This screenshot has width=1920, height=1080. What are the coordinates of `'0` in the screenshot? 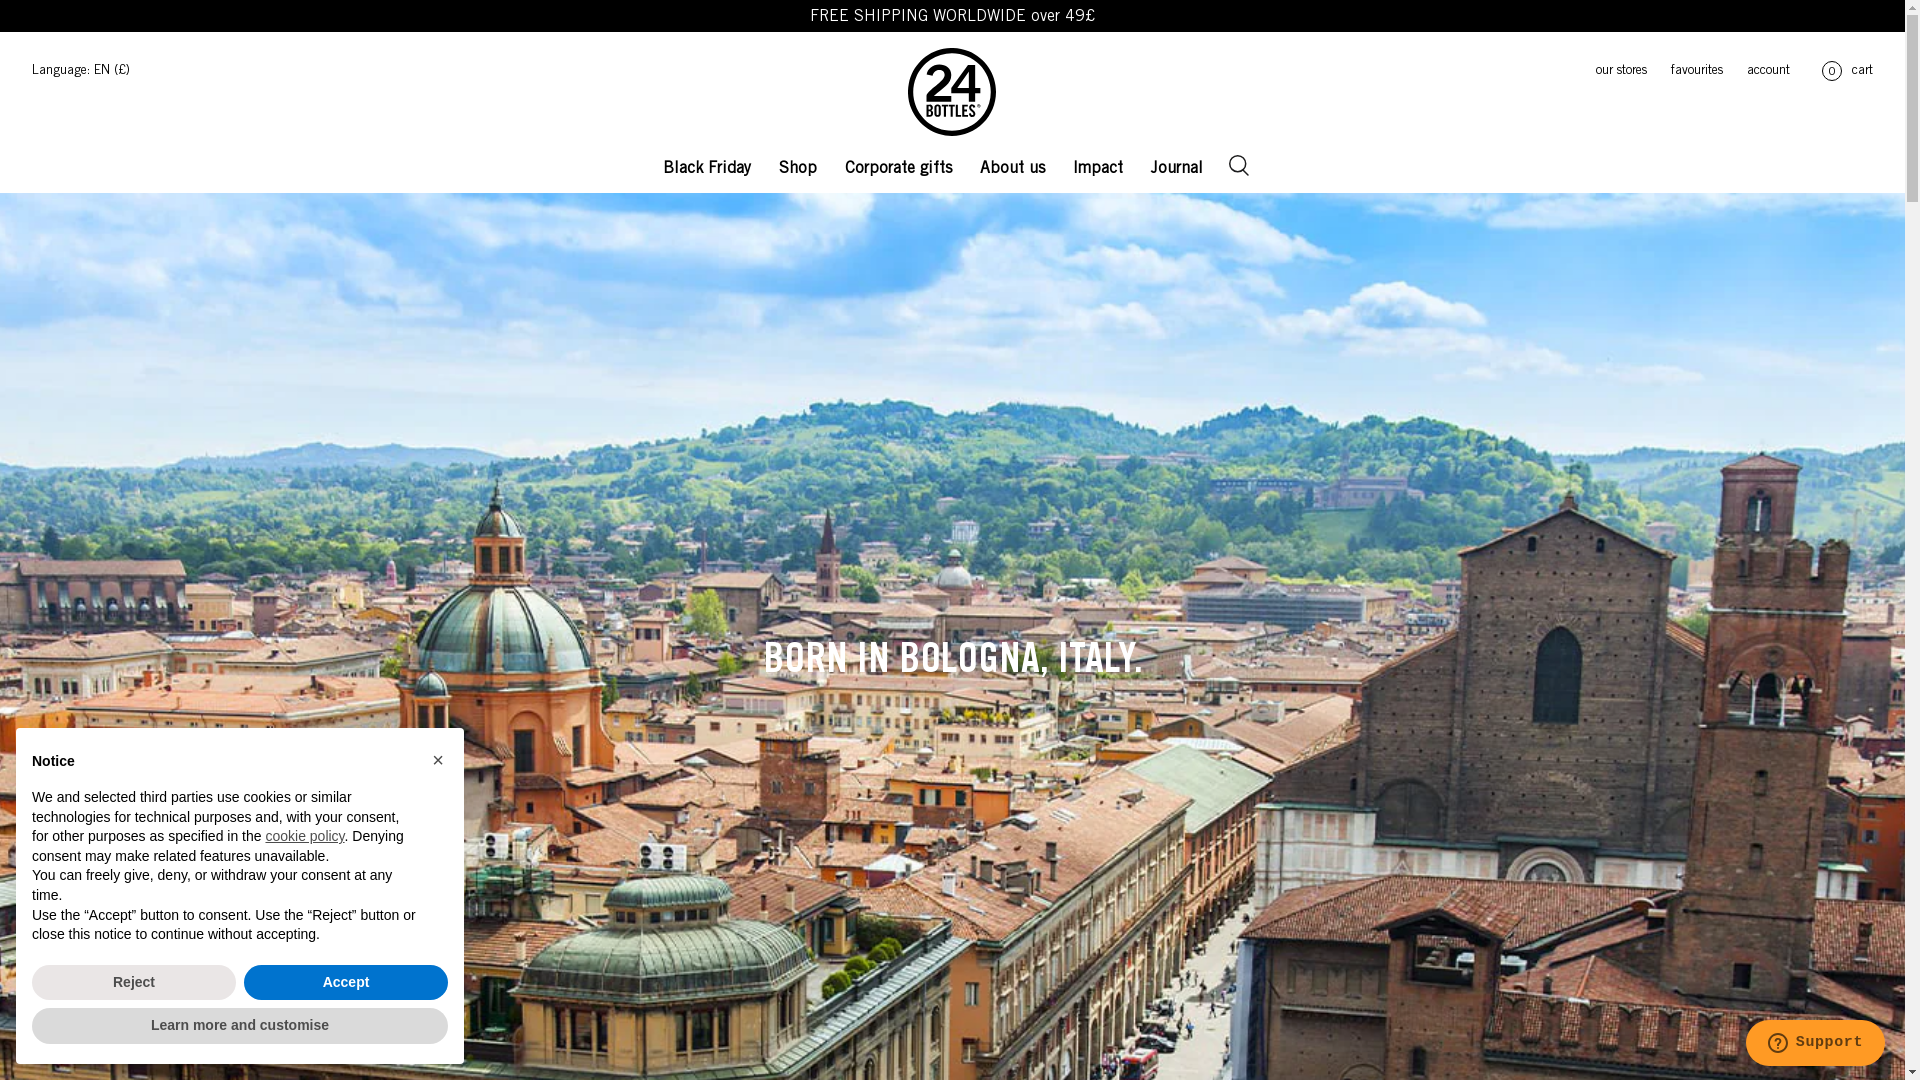 It's located at (1842, 70).